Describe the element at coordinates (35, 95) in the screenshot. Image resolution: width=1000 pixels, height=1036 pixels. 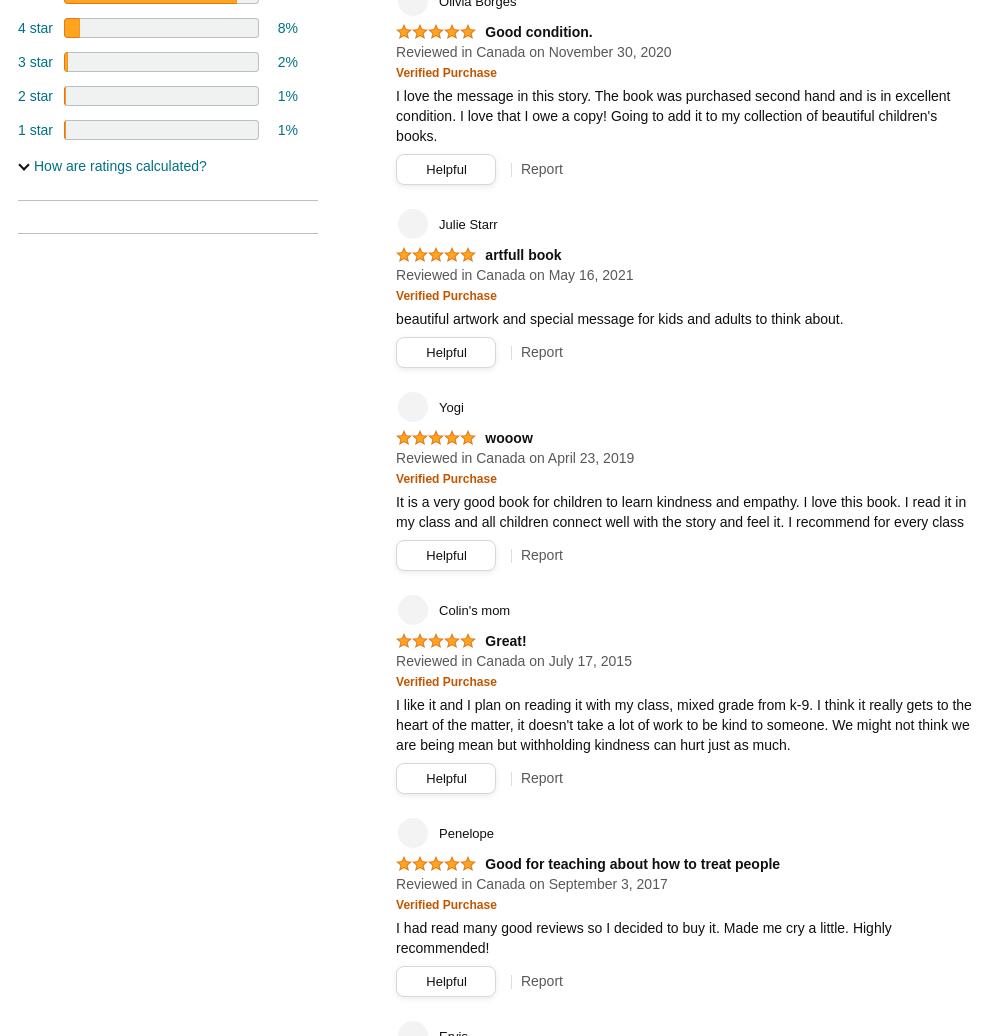
I see `'2 star'` at that location.